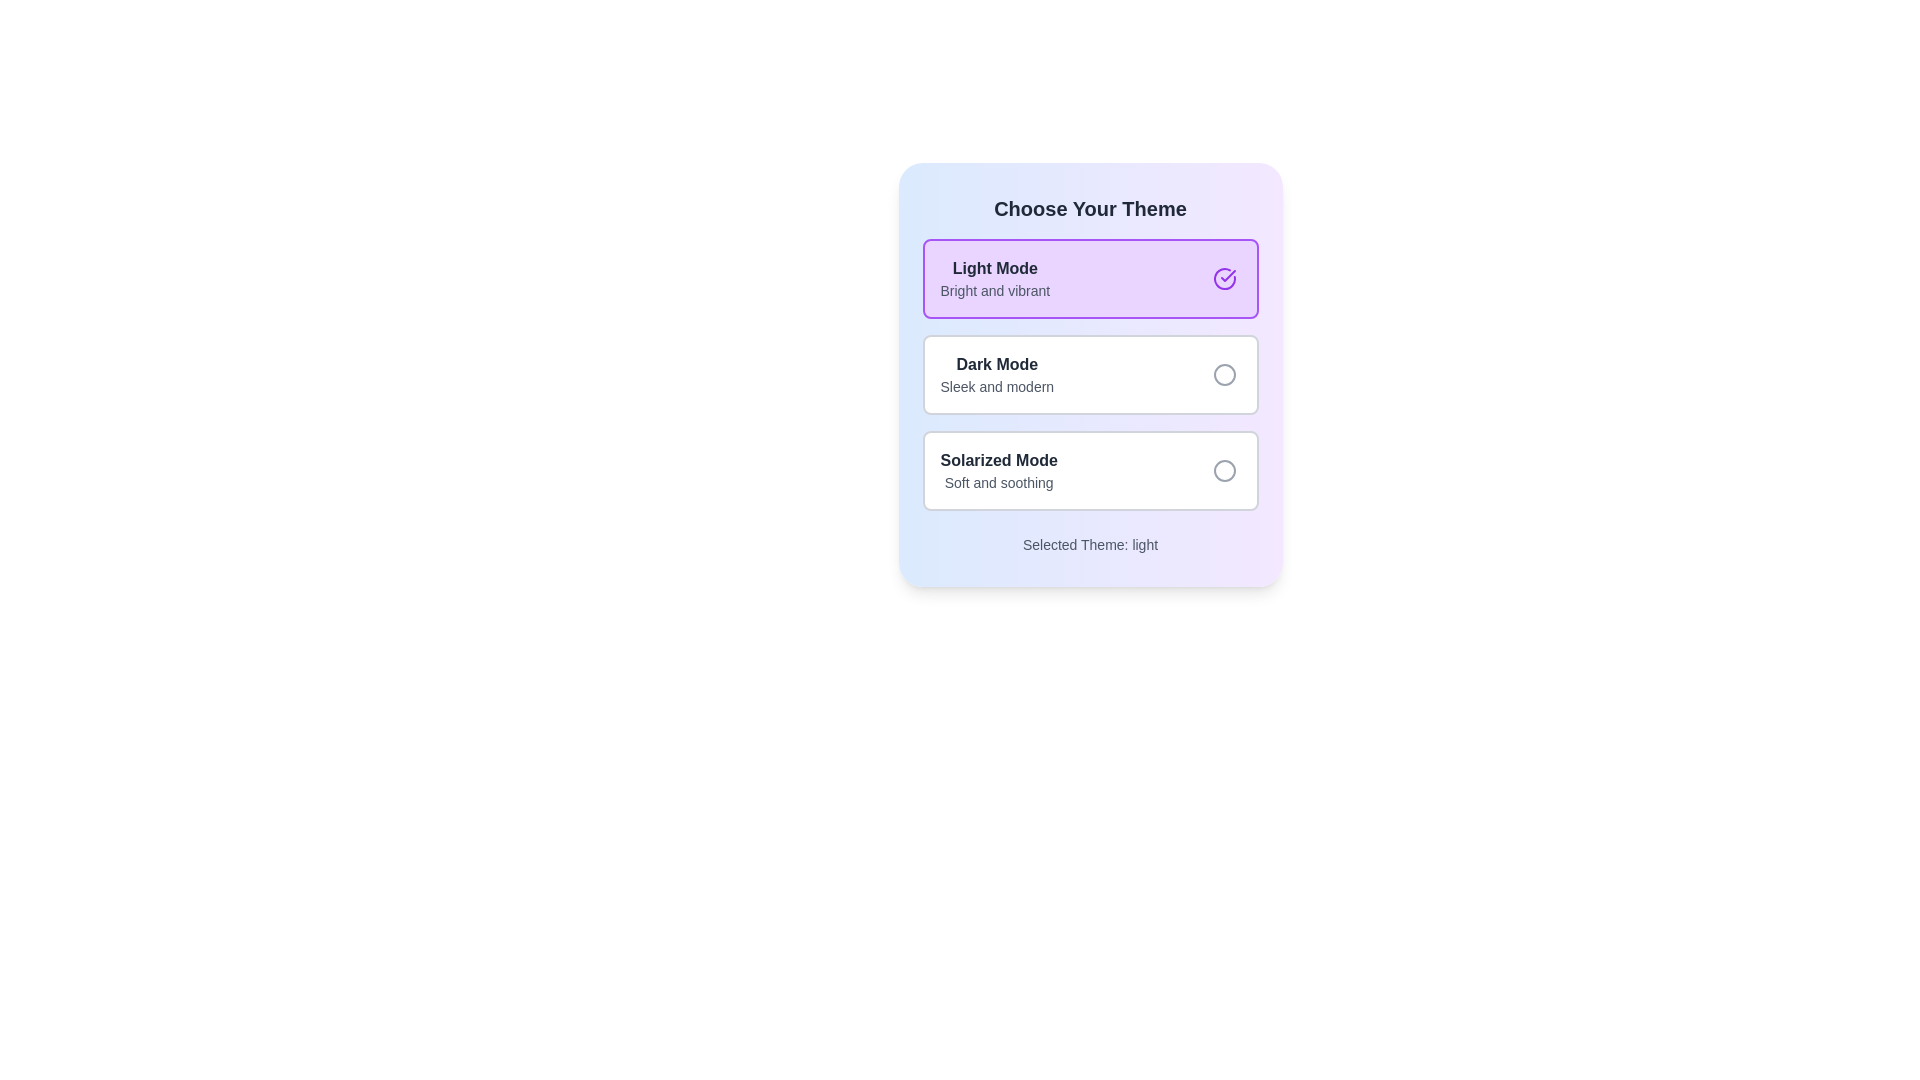 Image resolution: width=1920 pixels, height=1080 pixels. I want to click on the SVG Circle element located in the bottom-right section of the card displaying 'Solarized Mode', so click(1223, 470).